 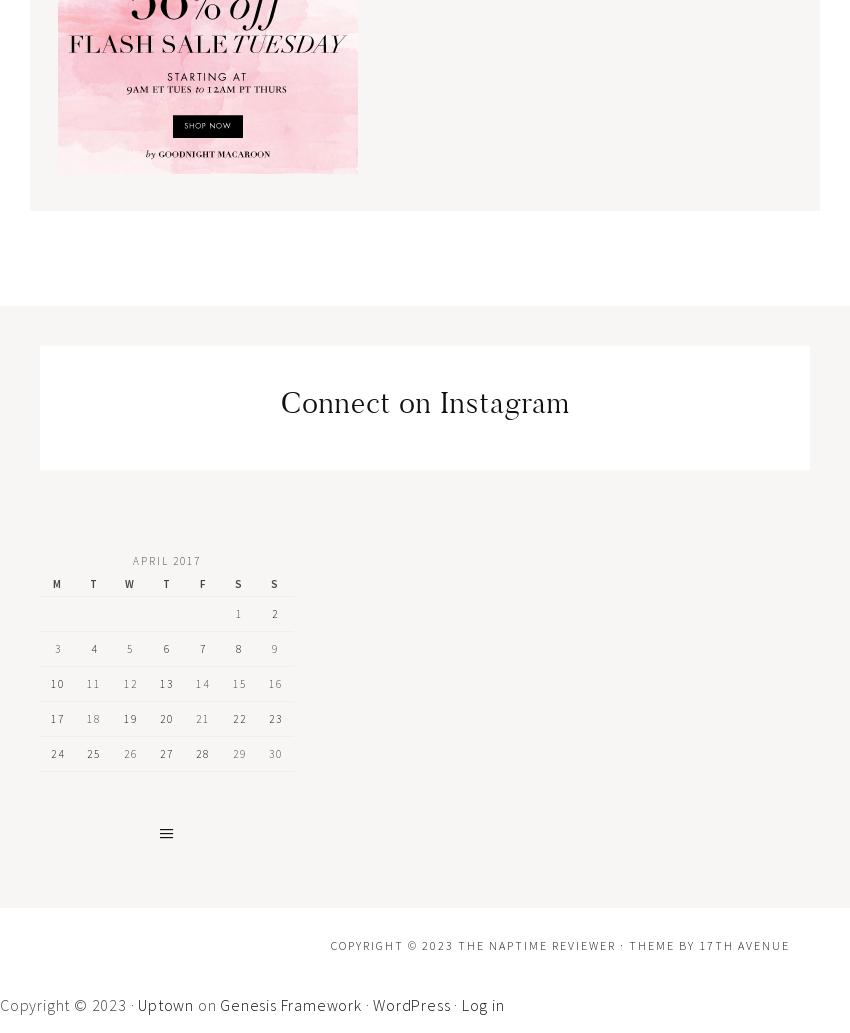 What do you see at coordinates (130, 647) in the screenshot?
I see `'5'` at bounding box center [130, 647].